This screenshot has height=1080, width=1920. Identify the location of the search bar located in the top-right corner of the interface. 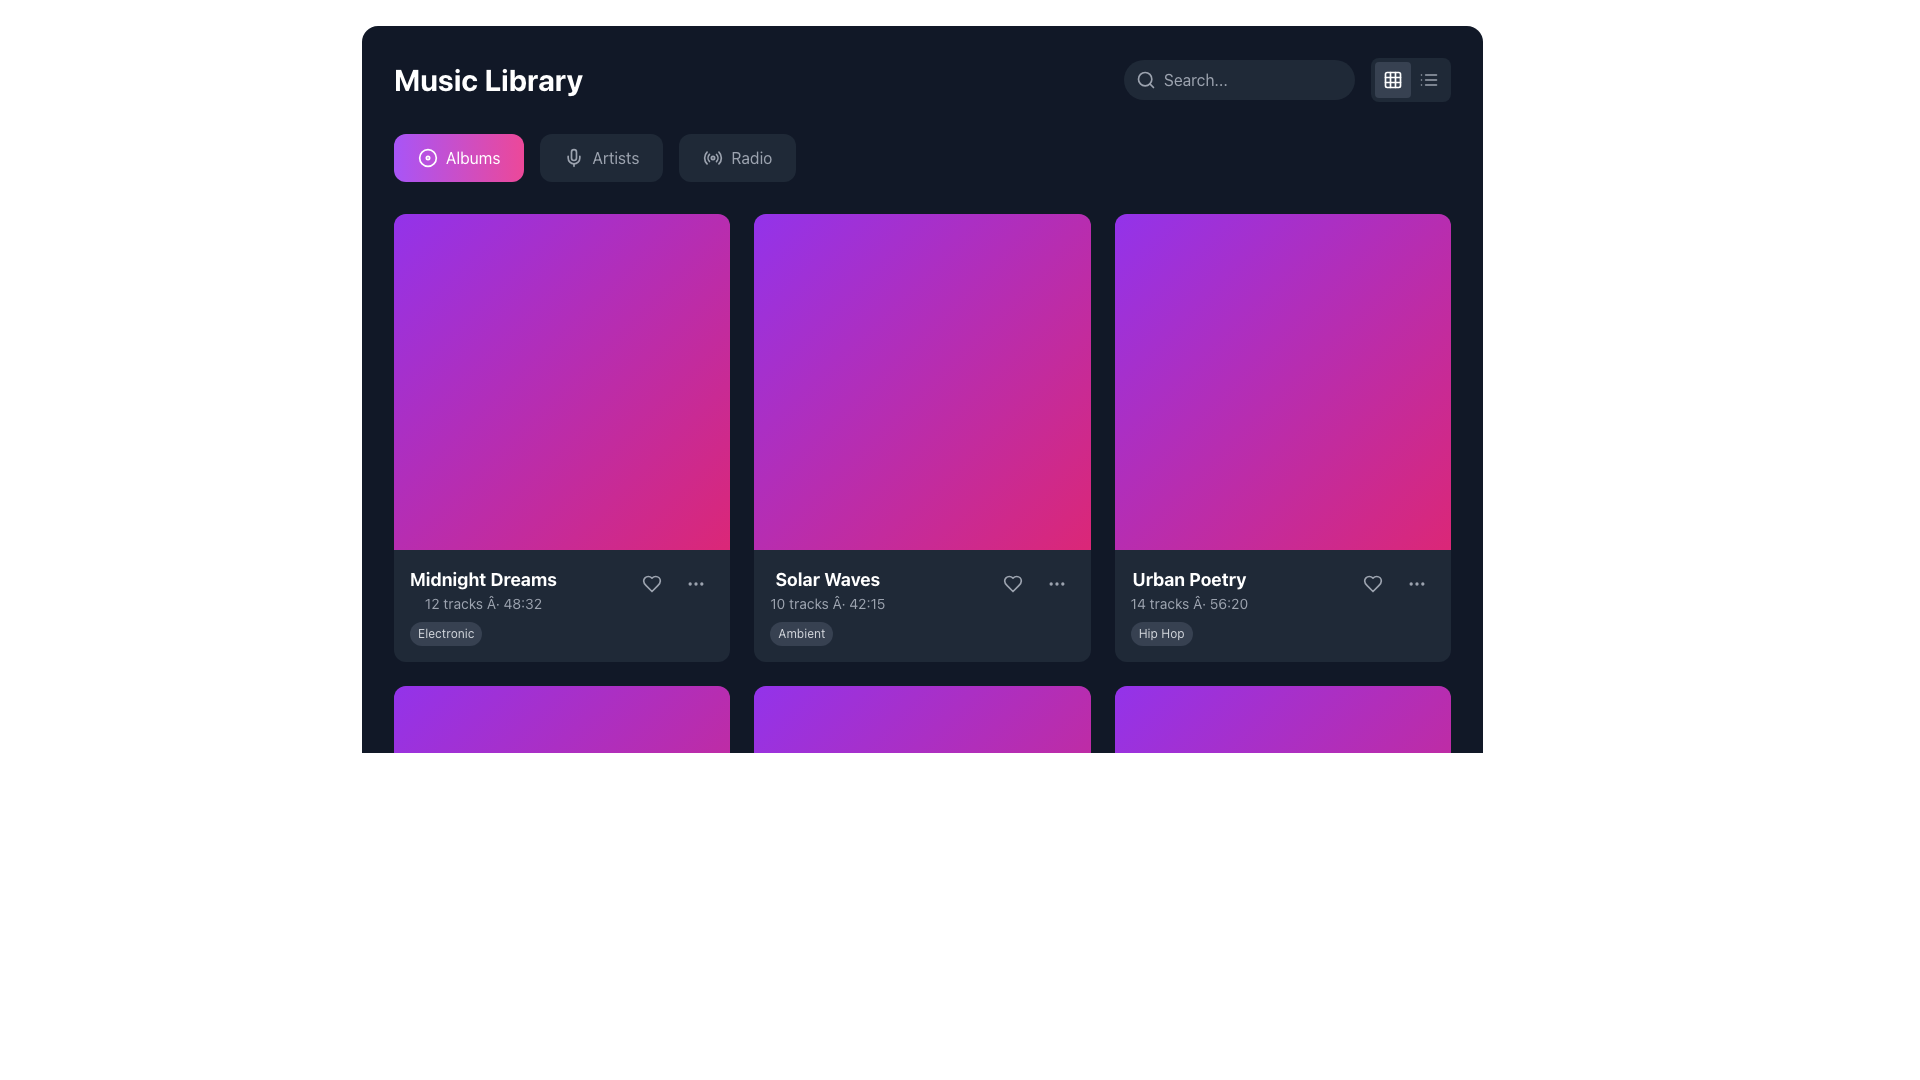
(1238, 79).